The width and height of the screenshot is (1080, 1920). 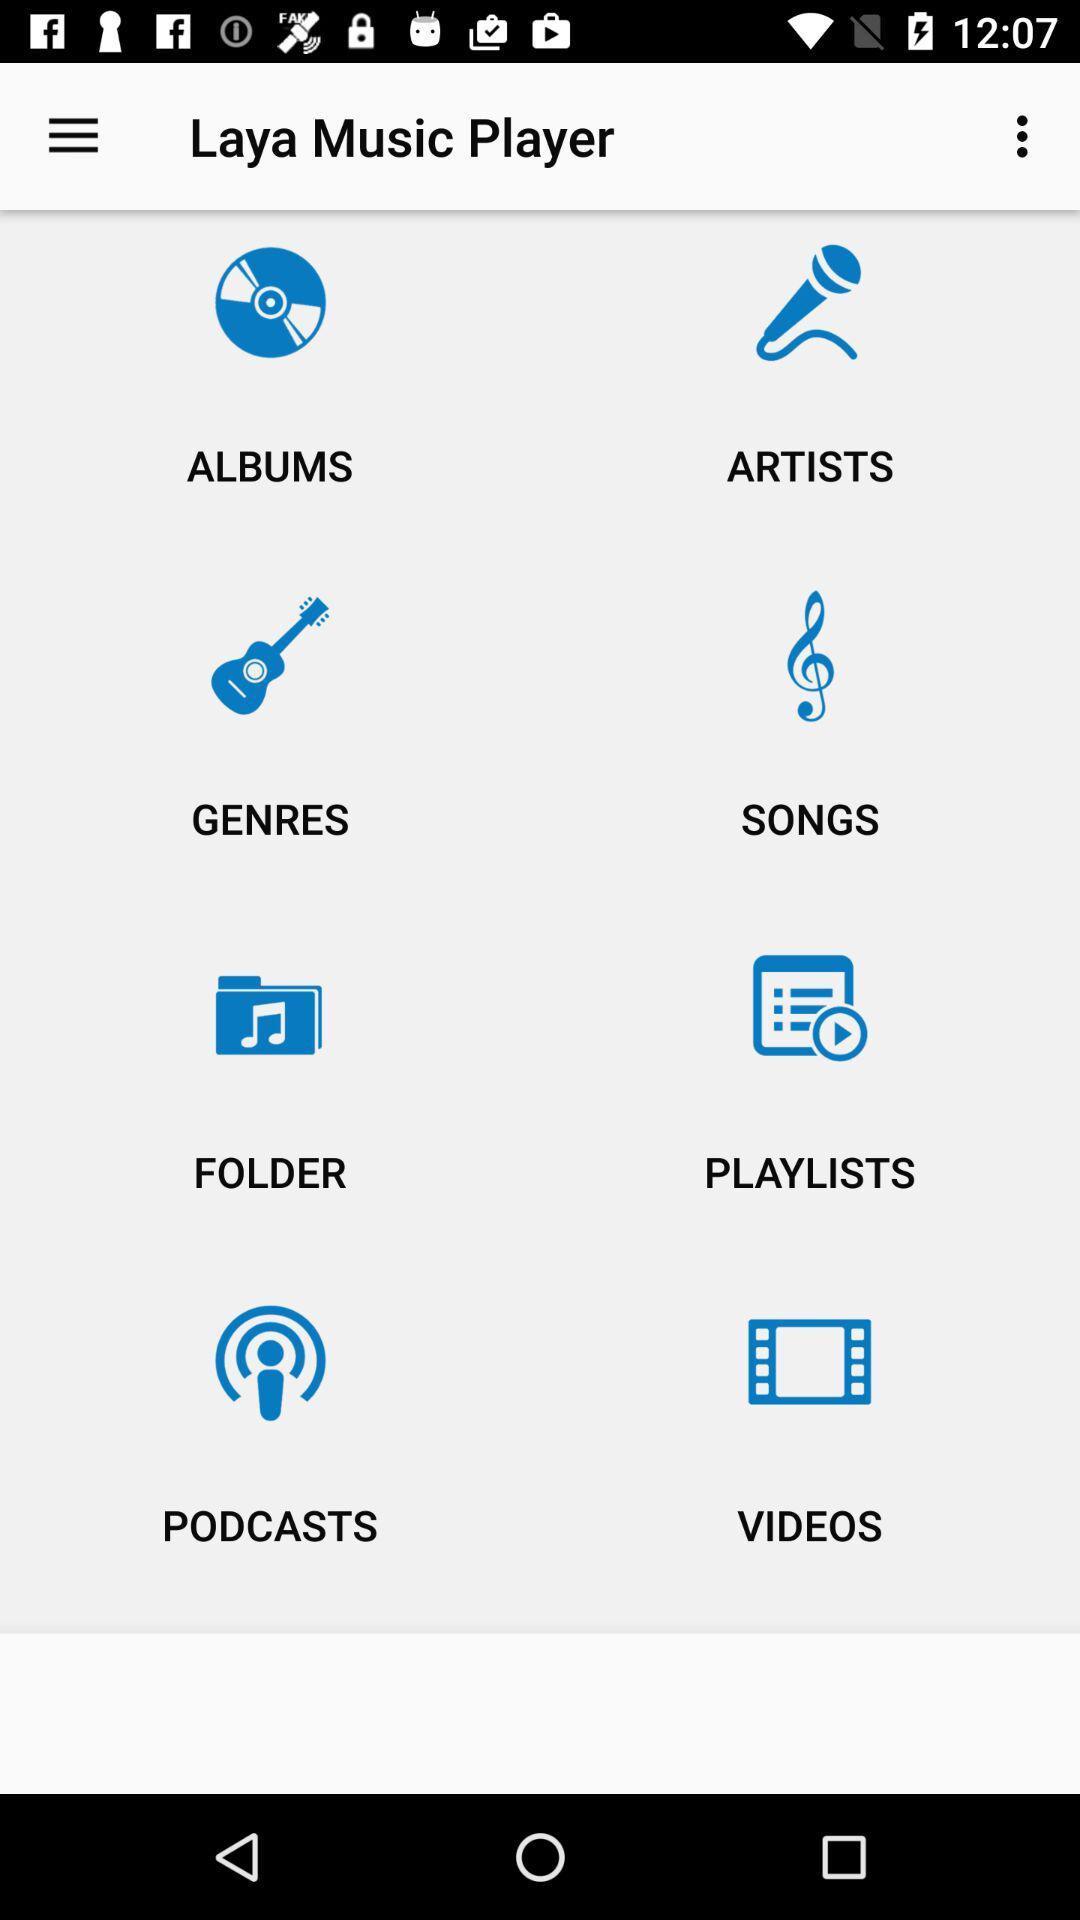 I want to click on the folder item, so click(x=270, y=1097).